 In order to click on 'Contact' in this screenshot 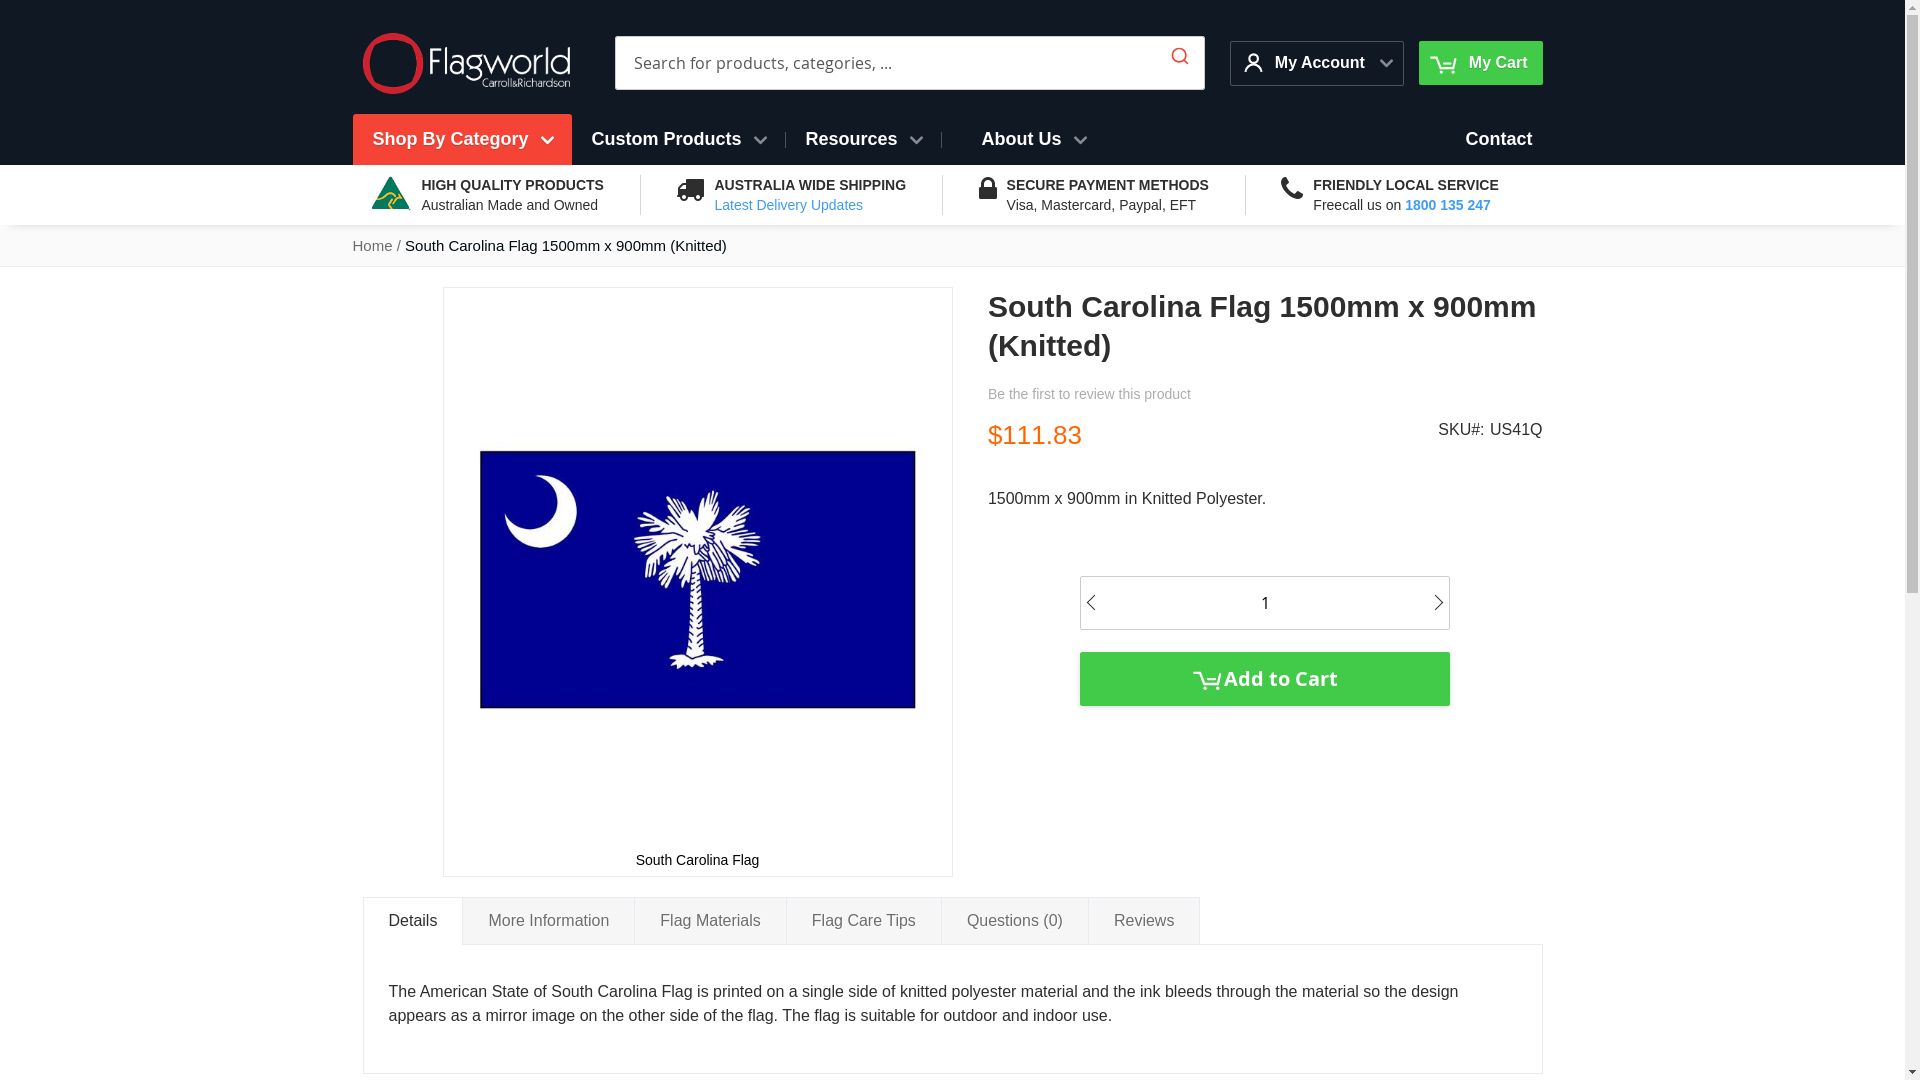, I will do `click(1499, 138)`.